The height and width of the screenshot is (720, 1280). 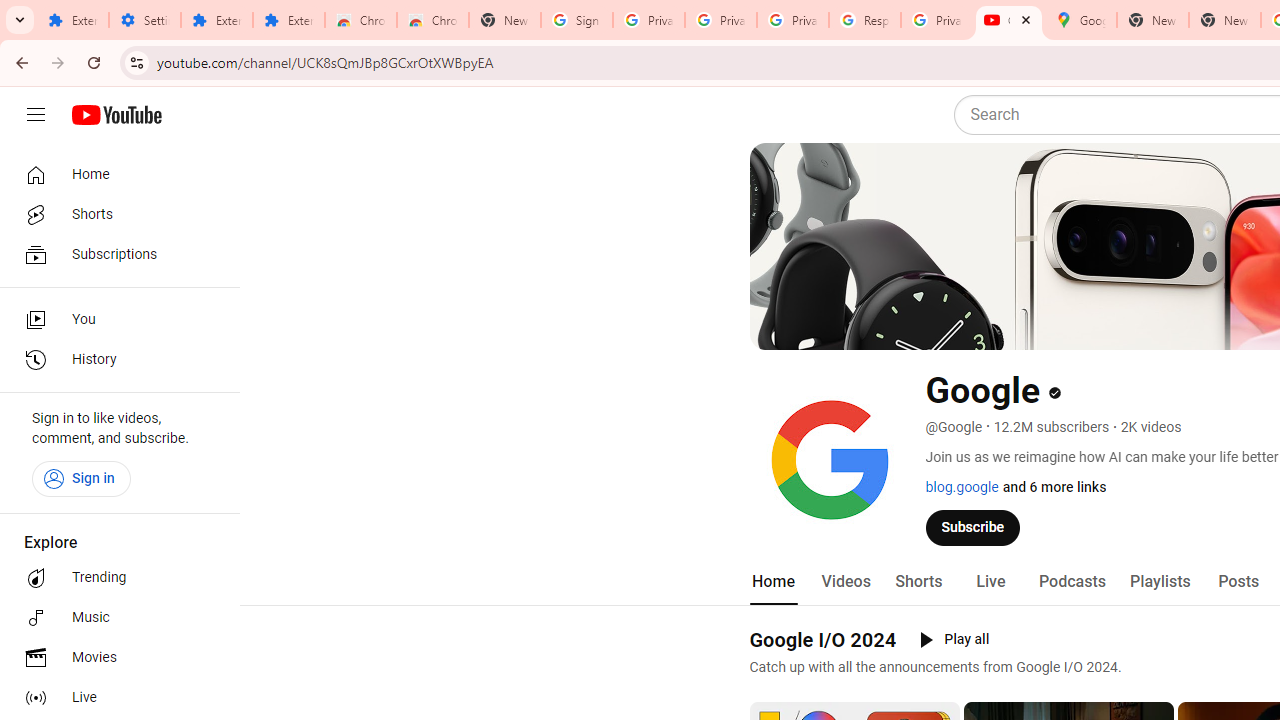 What do you see at coordinates (823, 639) in the screenshot?
I see `'Google I/O 2024'` at bounding box center [823, 639].